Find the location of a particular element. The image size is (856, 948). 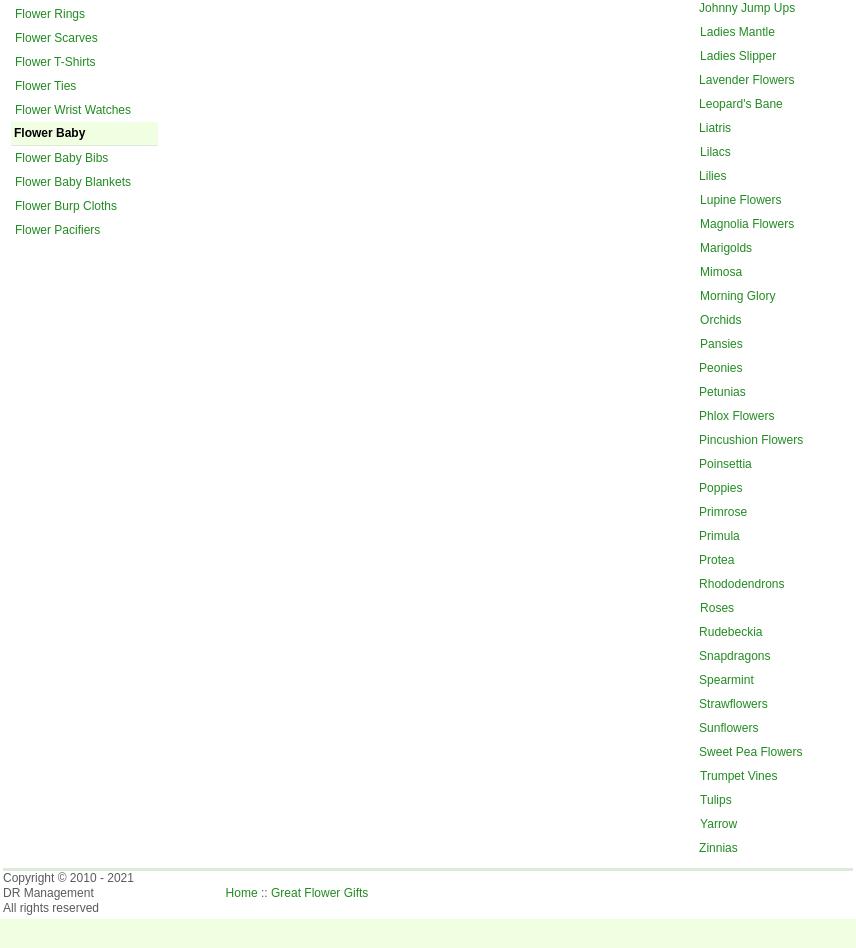

'Yarrow' is located at coordinates (718, 822).